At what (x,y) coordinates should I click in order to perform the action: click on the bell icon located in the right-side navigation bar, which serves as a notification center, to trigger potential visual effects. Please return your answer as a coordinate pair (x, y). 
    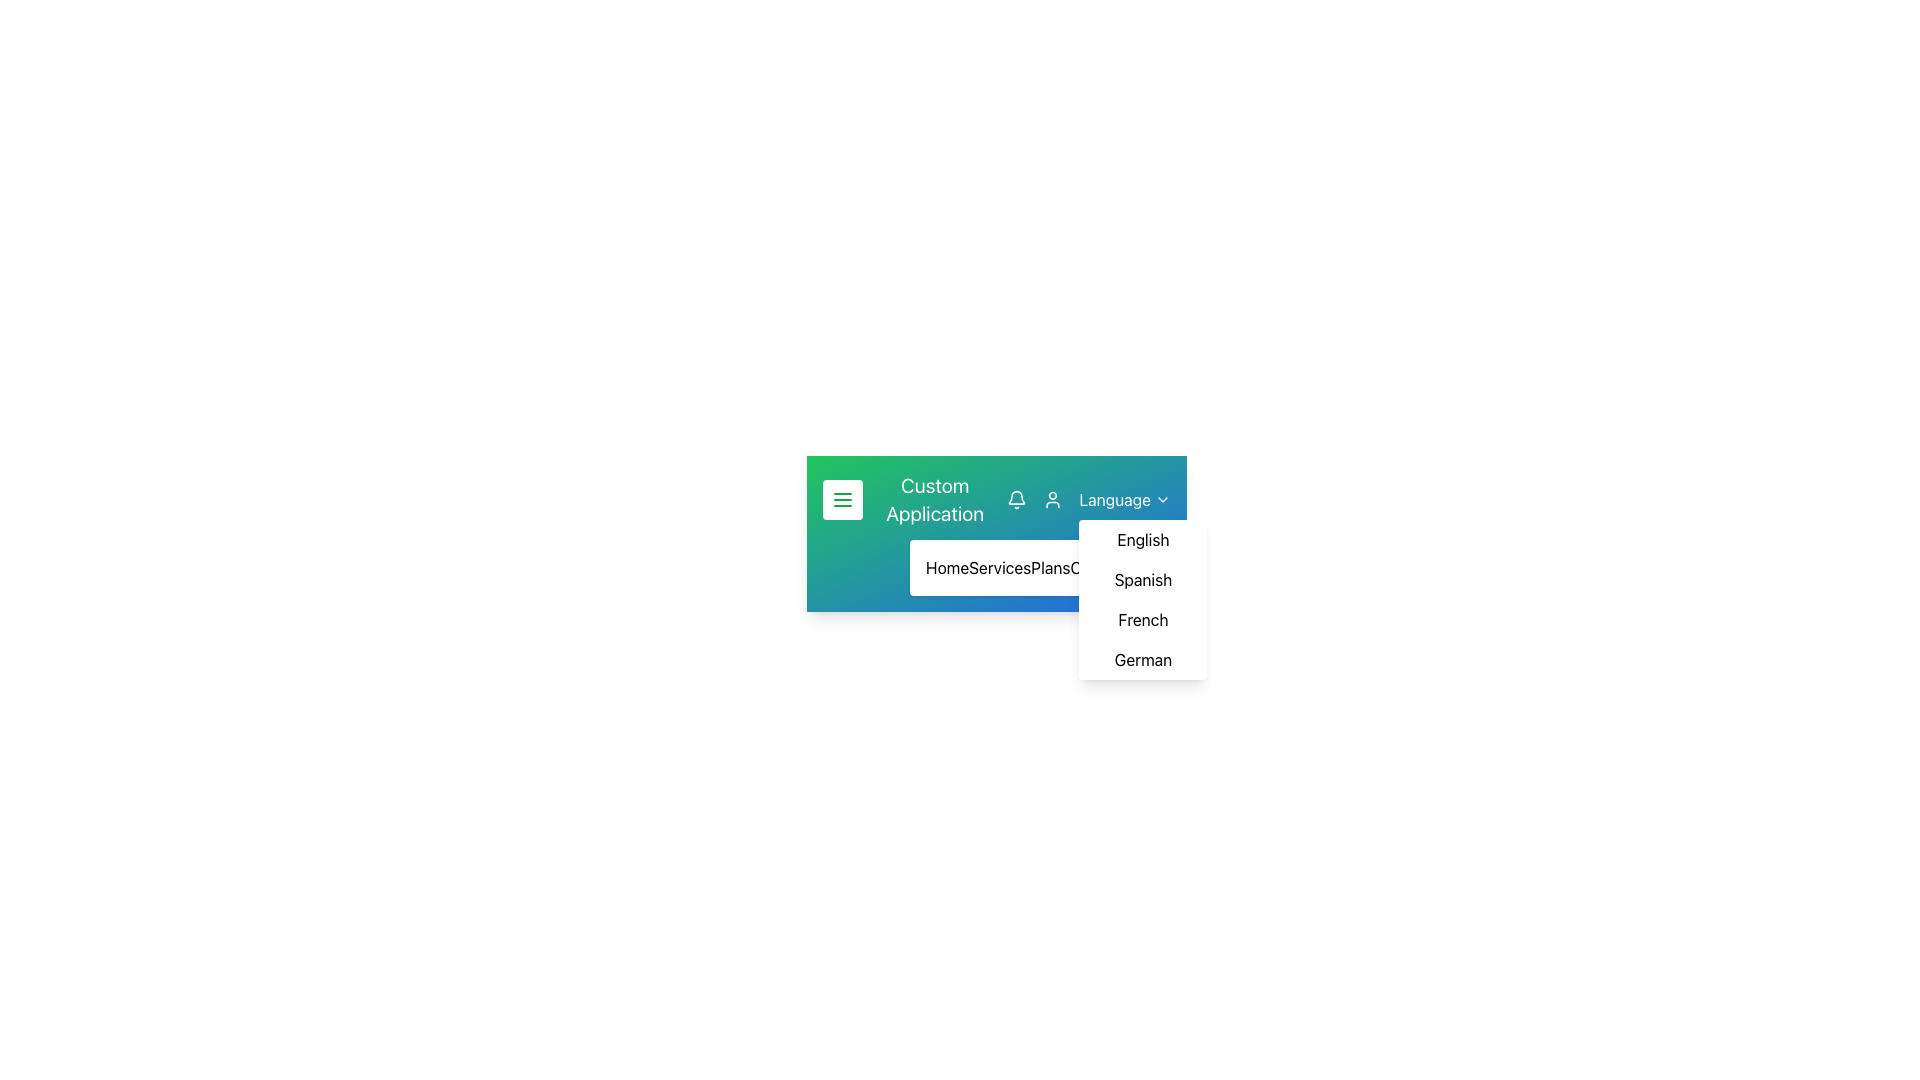
    Looking at the image, I should click on (1017, 499).